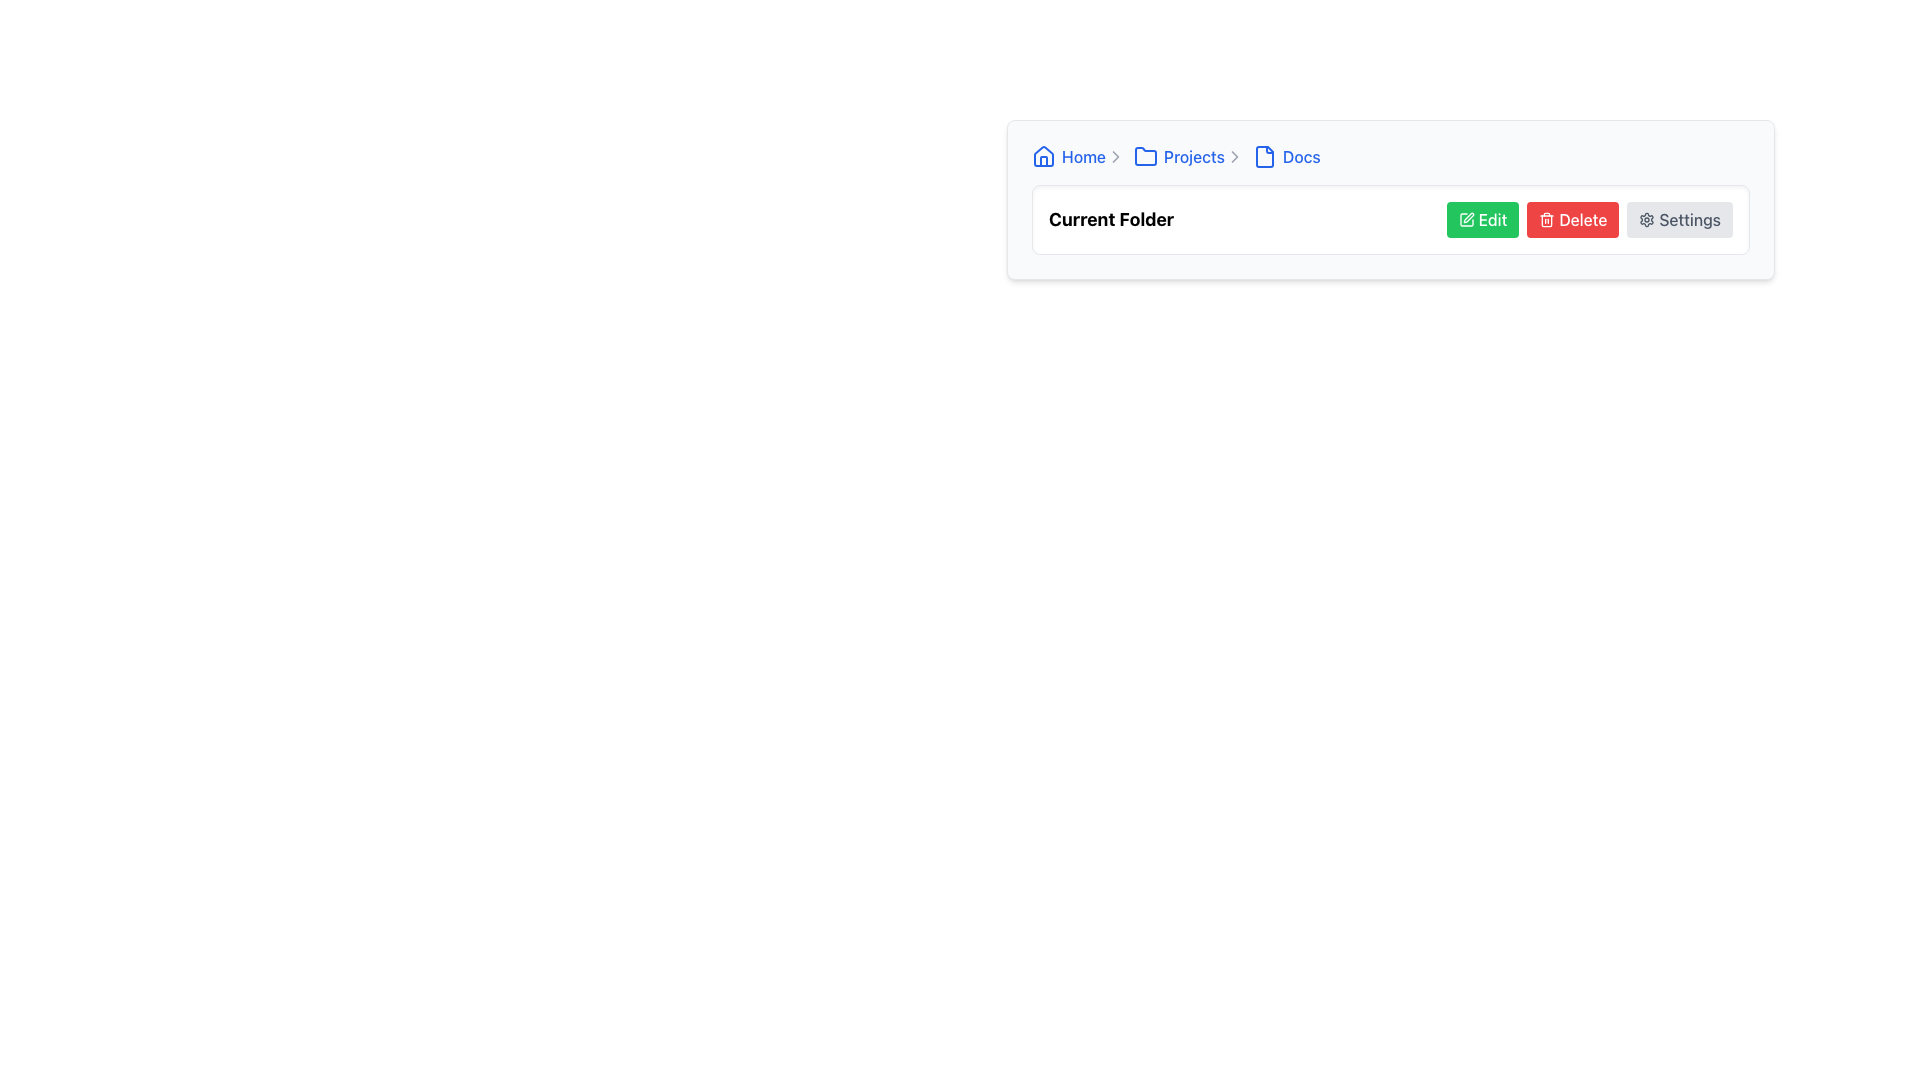 Image resolution: width=1920 pixels, height=1080 pixels. What do you see at coordinates (1083, 156) in the screenshot?
I see `text label representing the first breadcrumb link in the breadcrumb navigation located at the top-right section of the interface` at bounding box center [1083, 156].